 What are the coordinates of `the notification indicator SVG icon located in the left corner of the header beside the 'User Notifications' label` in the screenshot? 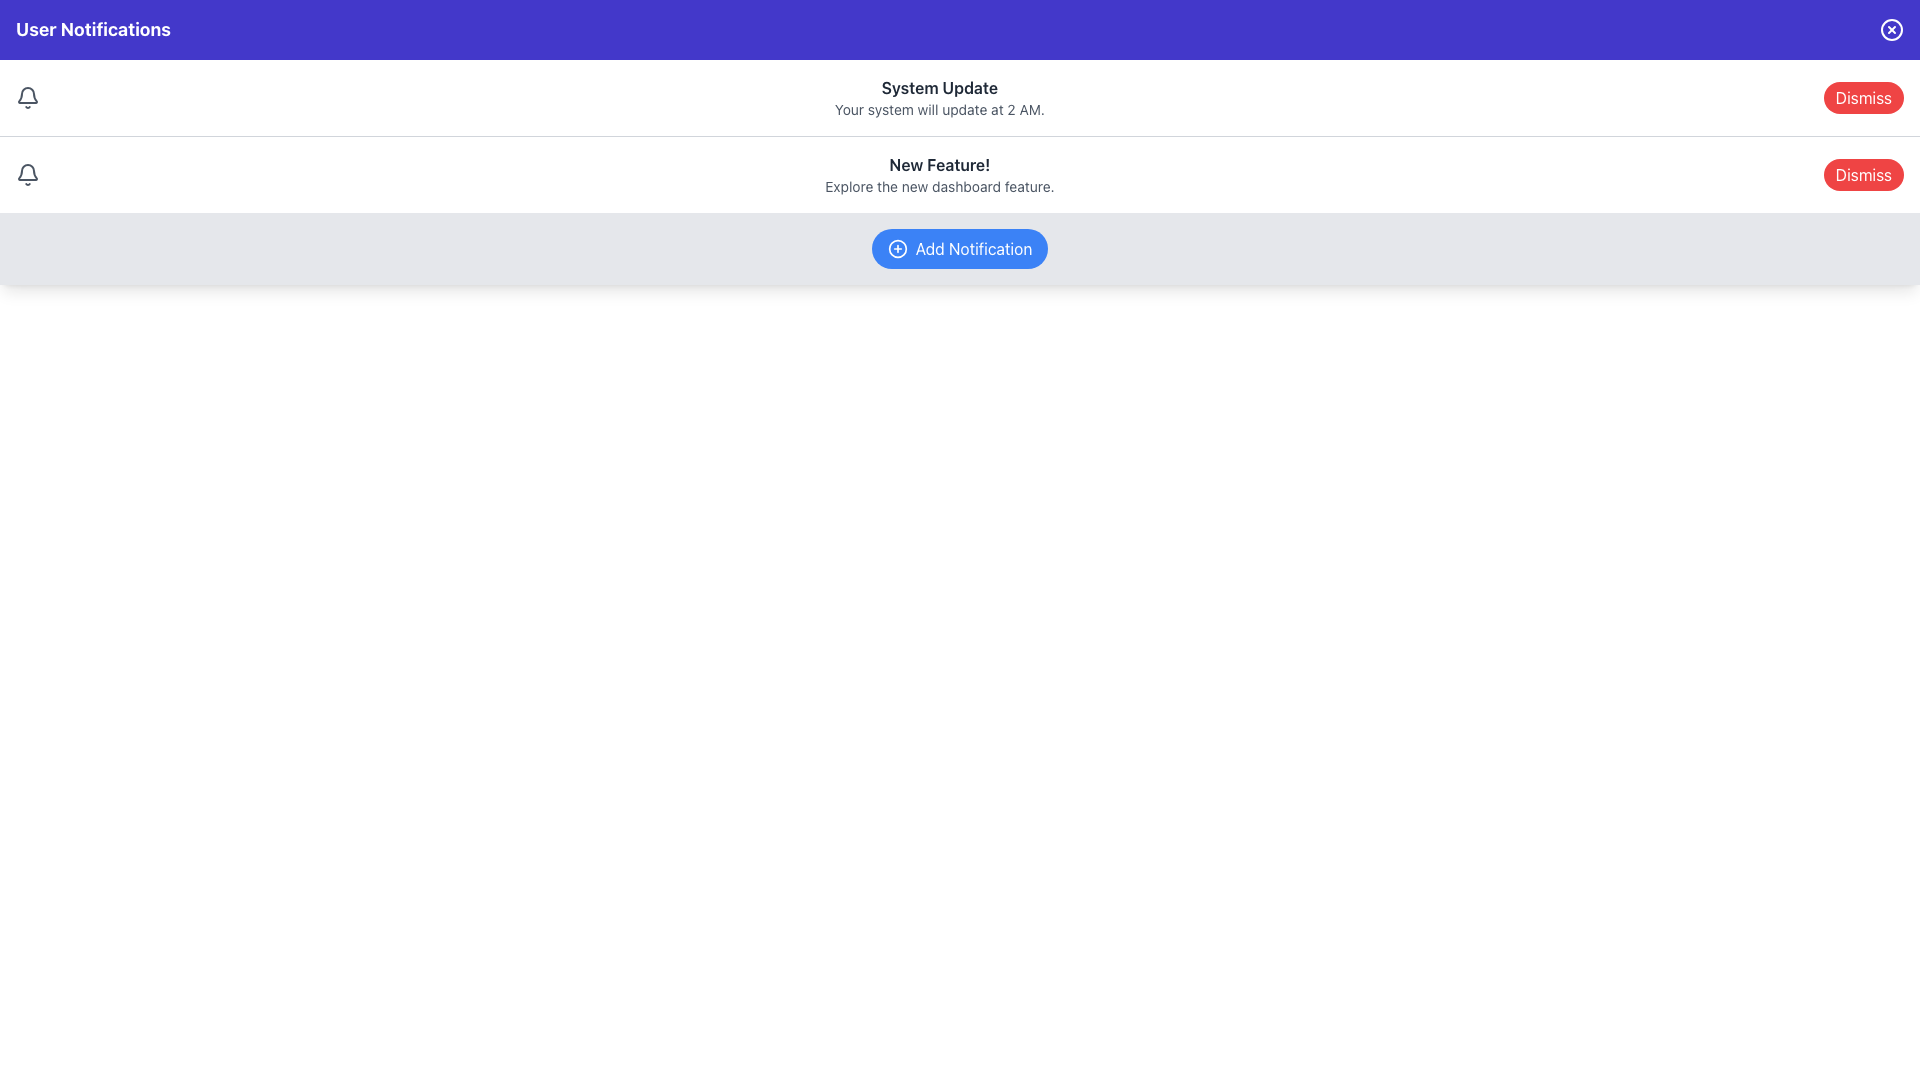 It's located at (28, 171).